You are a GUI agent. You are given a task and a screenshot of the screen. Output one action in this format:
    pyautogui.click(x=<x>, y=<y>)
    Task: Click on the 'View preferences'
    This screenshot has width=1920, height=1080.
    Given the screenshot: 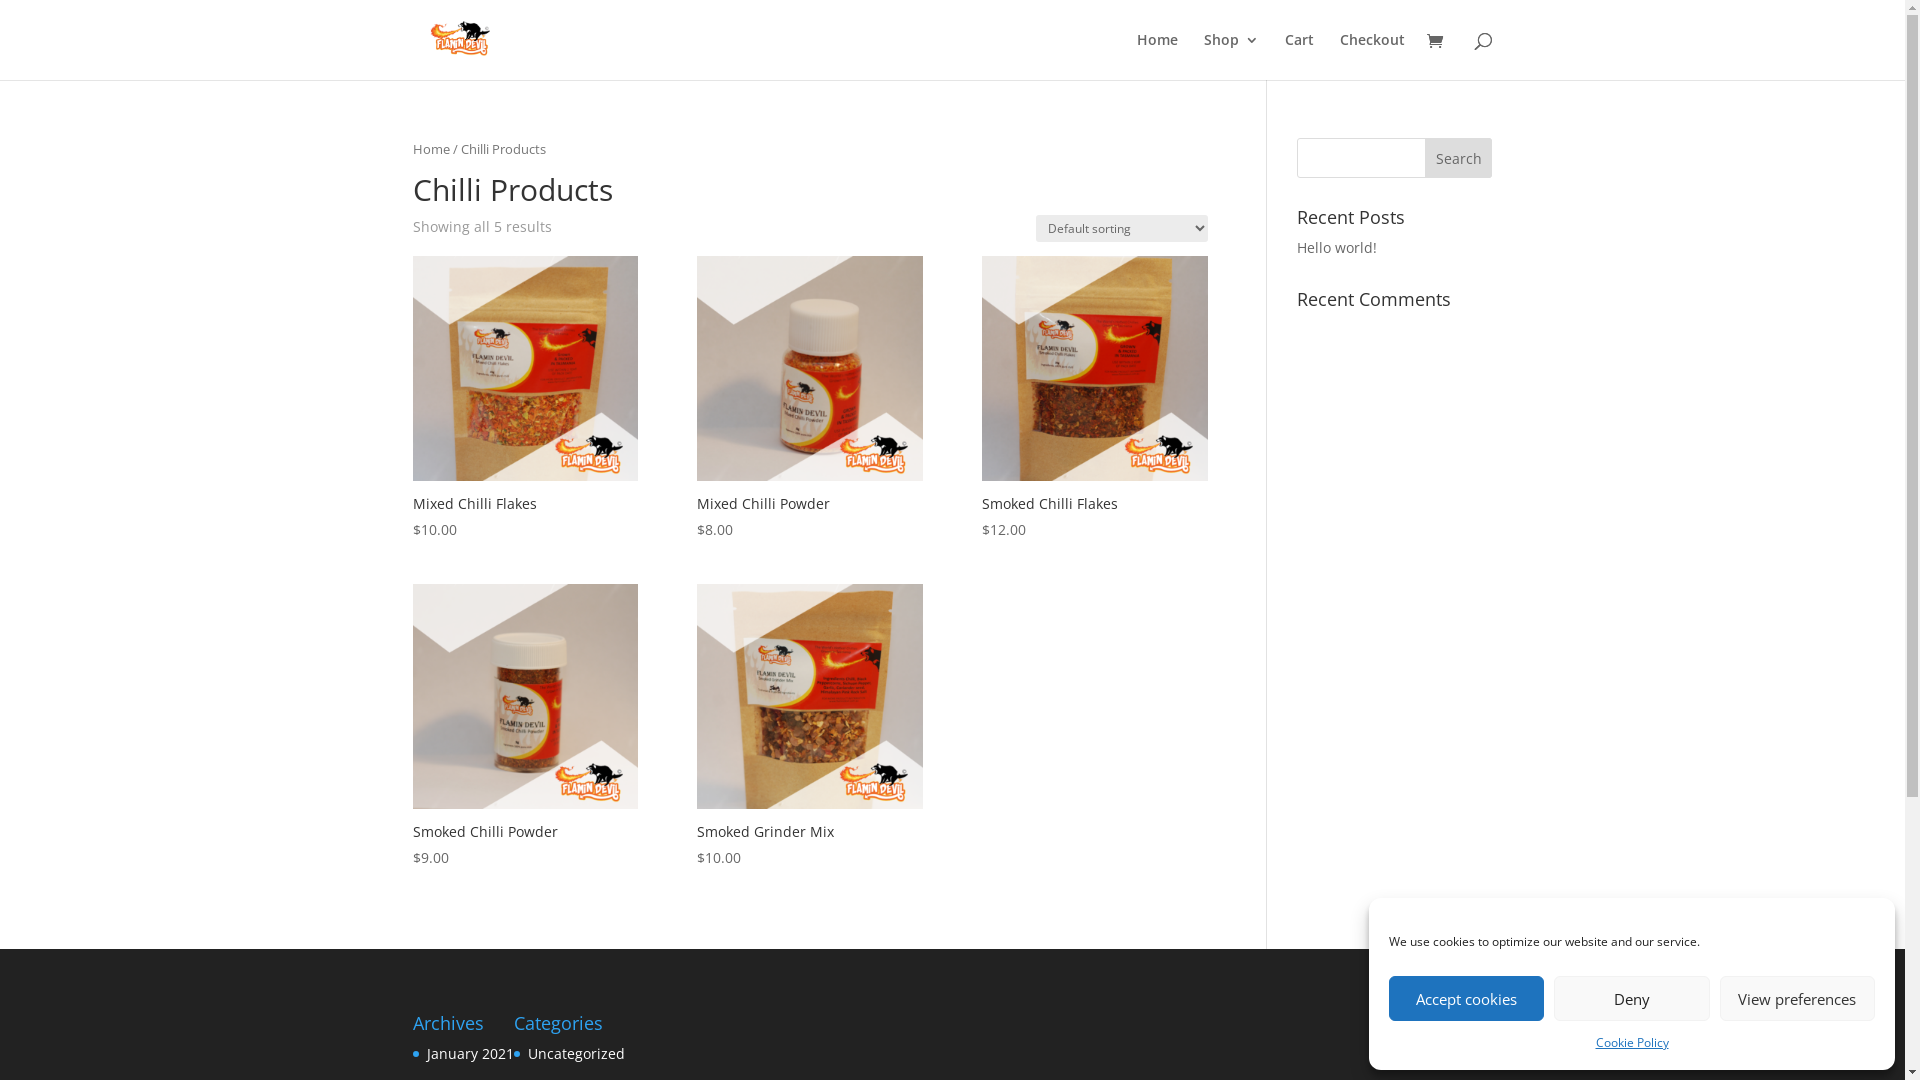 What is the action you would take?
    pyautogui.click(x=1718, y=998)
    